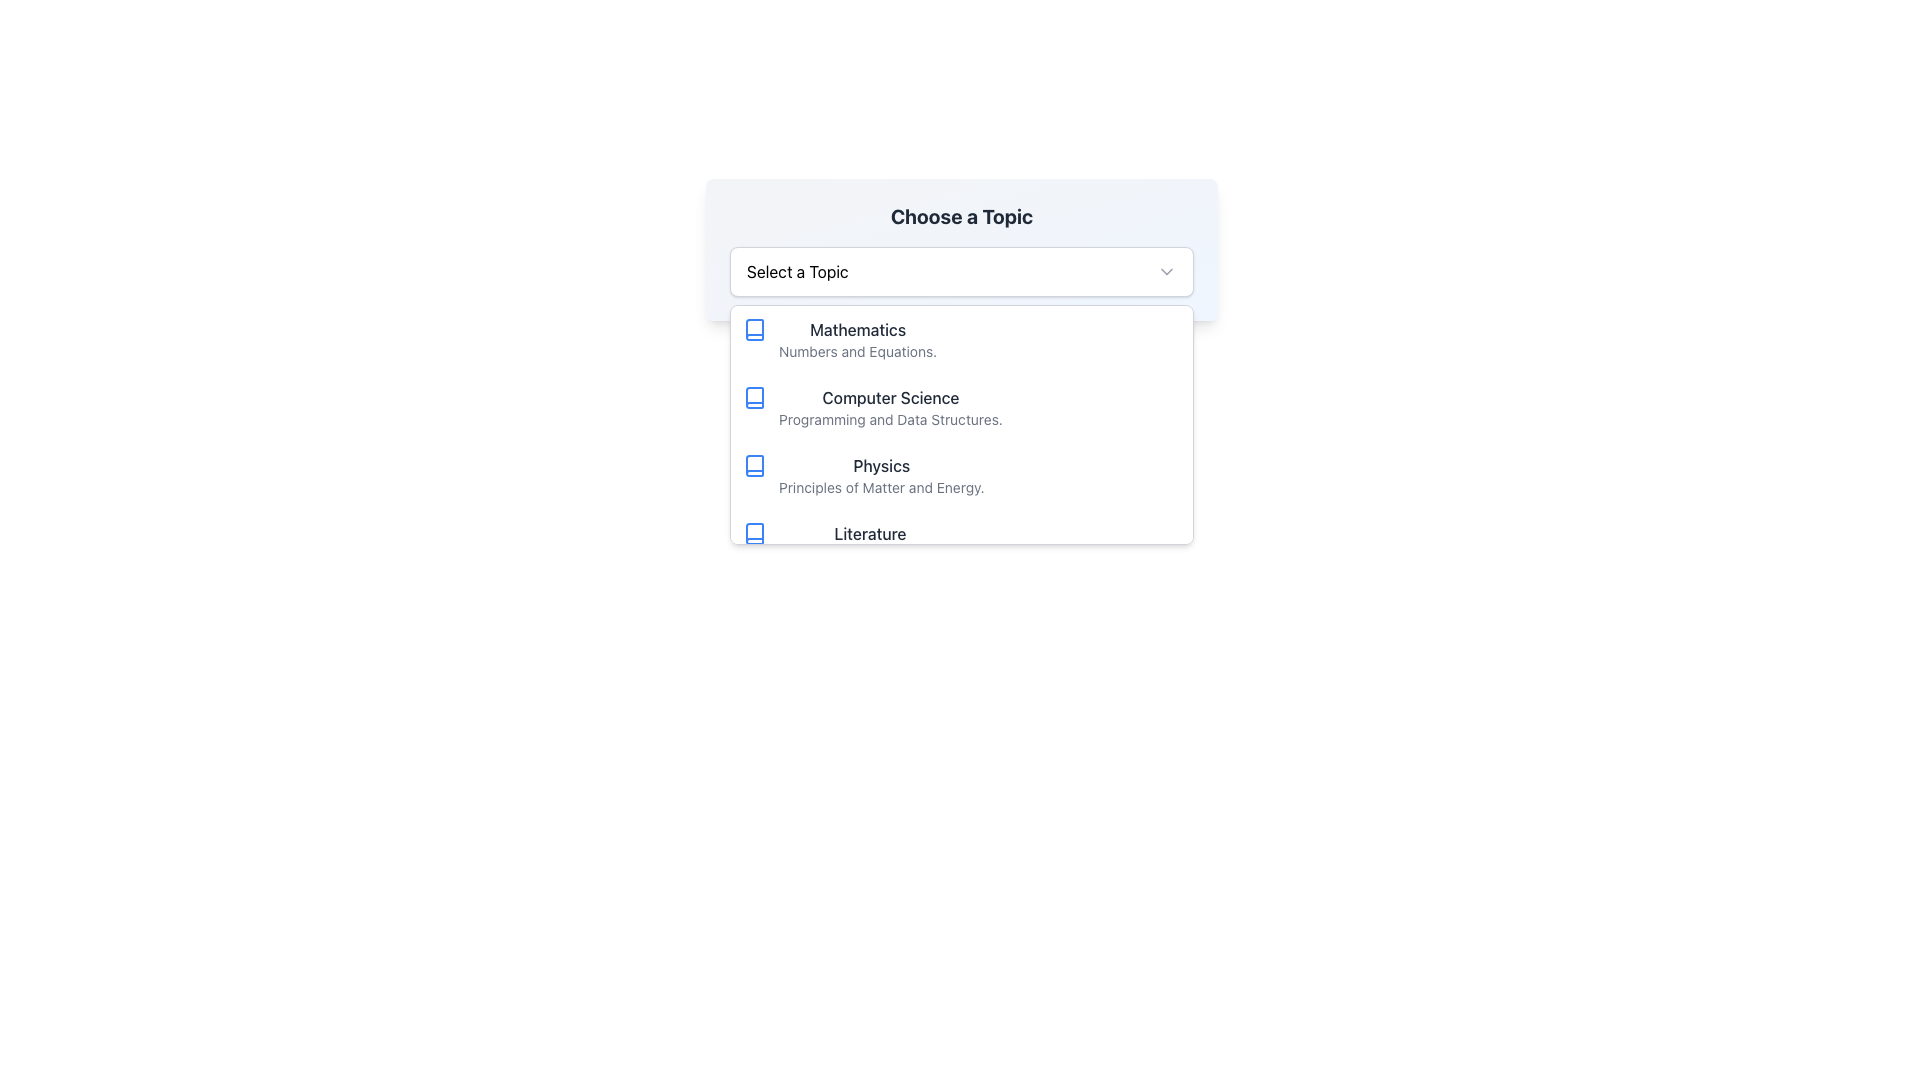 The height and width of the screenshot is (1080, 1920). I want to click on the stylized book icon associated with the 'Mathematics' topic in the list of selectable topics, so click(753, 329).